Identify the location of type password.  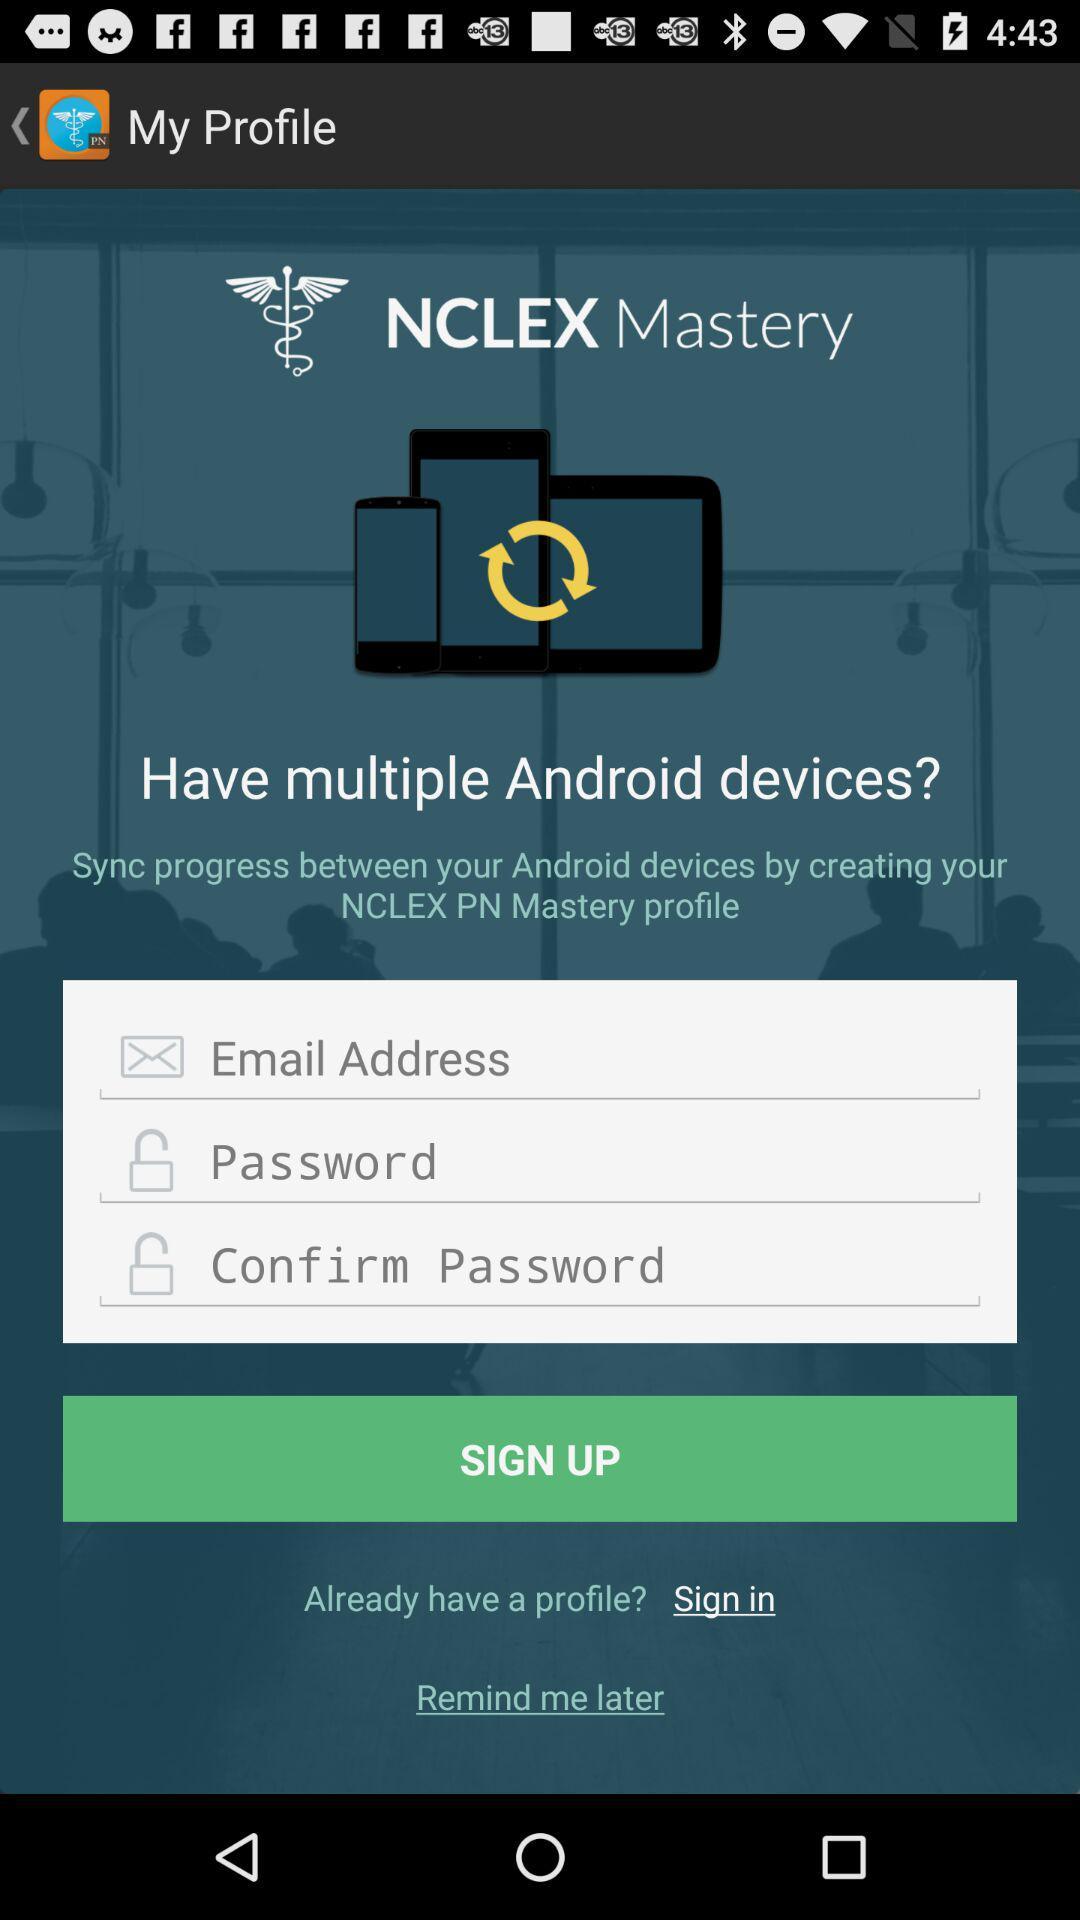
(540, 1161).